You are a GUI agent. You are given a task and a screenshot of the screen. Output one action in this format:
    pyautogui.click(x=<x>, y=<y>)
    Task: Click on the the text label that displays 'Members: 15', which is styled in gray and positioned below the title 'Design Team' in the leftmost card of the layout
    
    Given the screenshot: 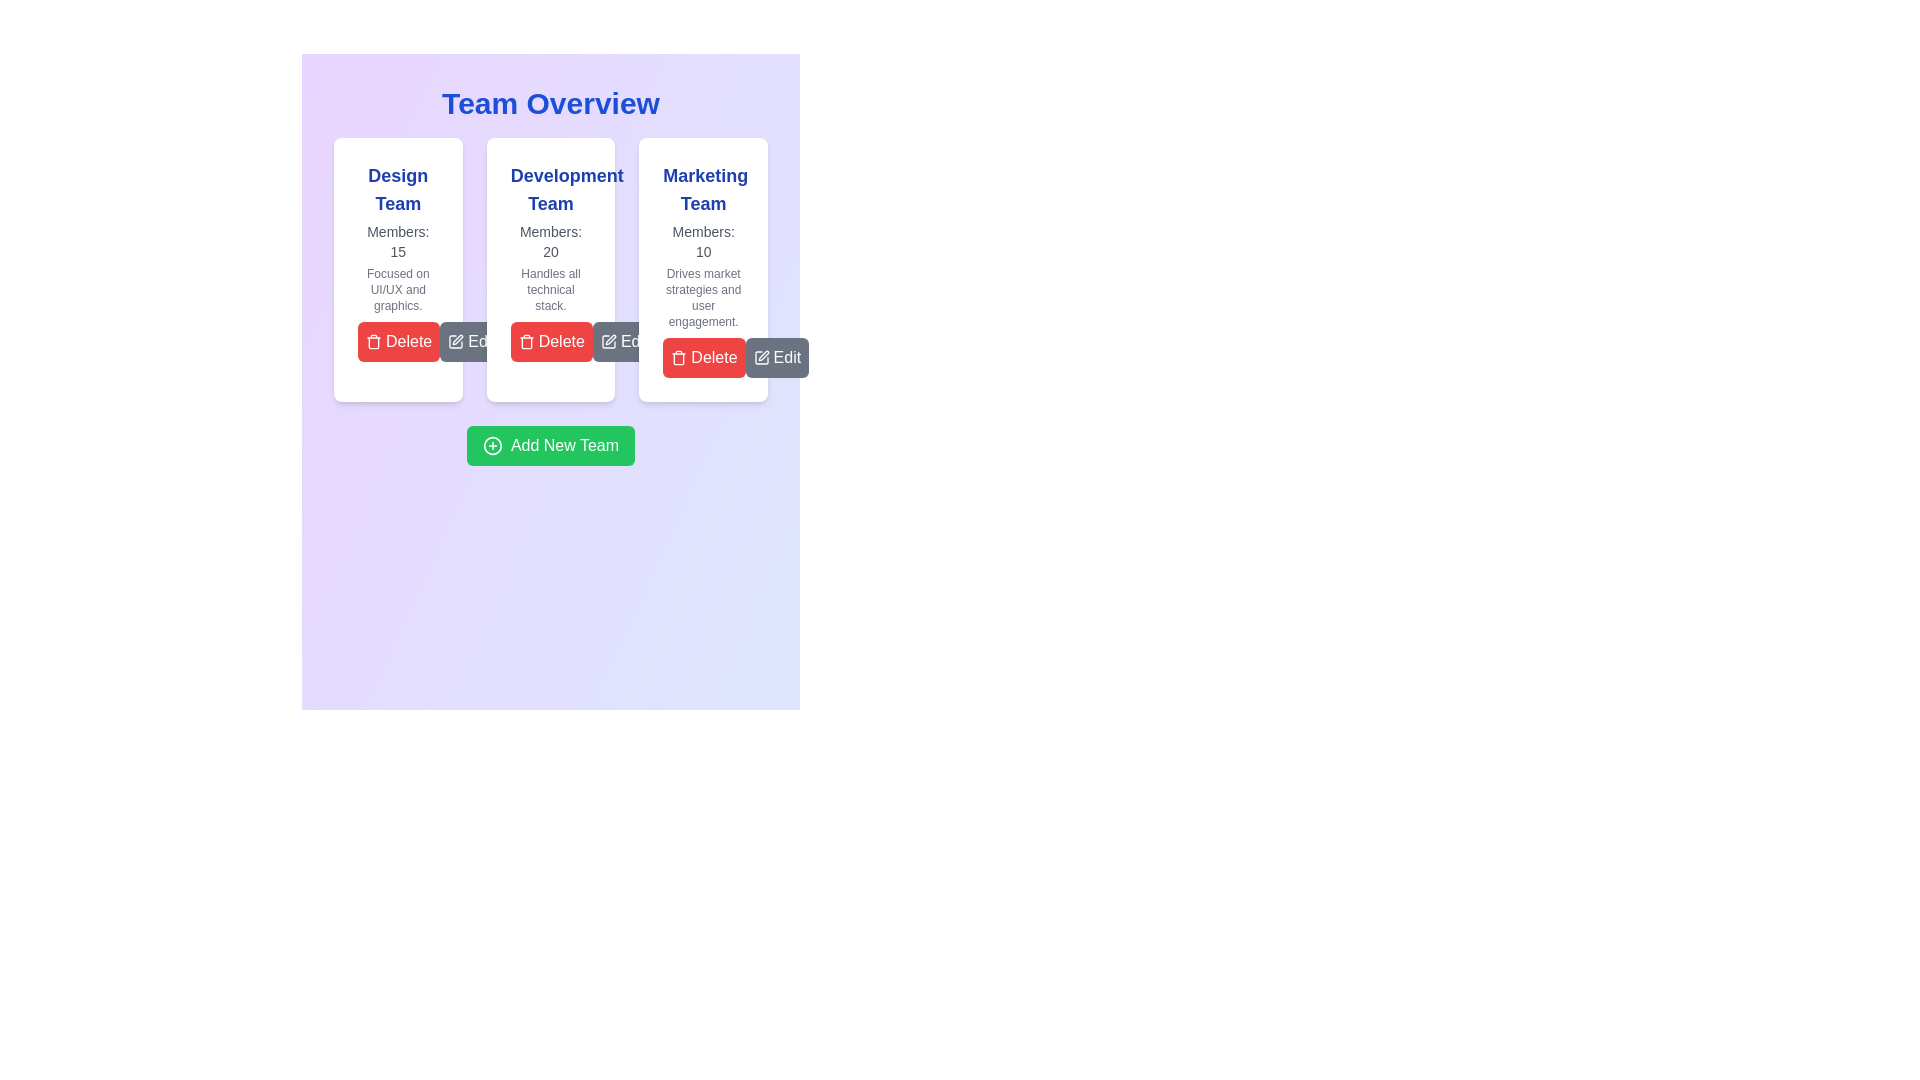 What is the action you would take?
    pyautogui.click(x=398, y=241)
    